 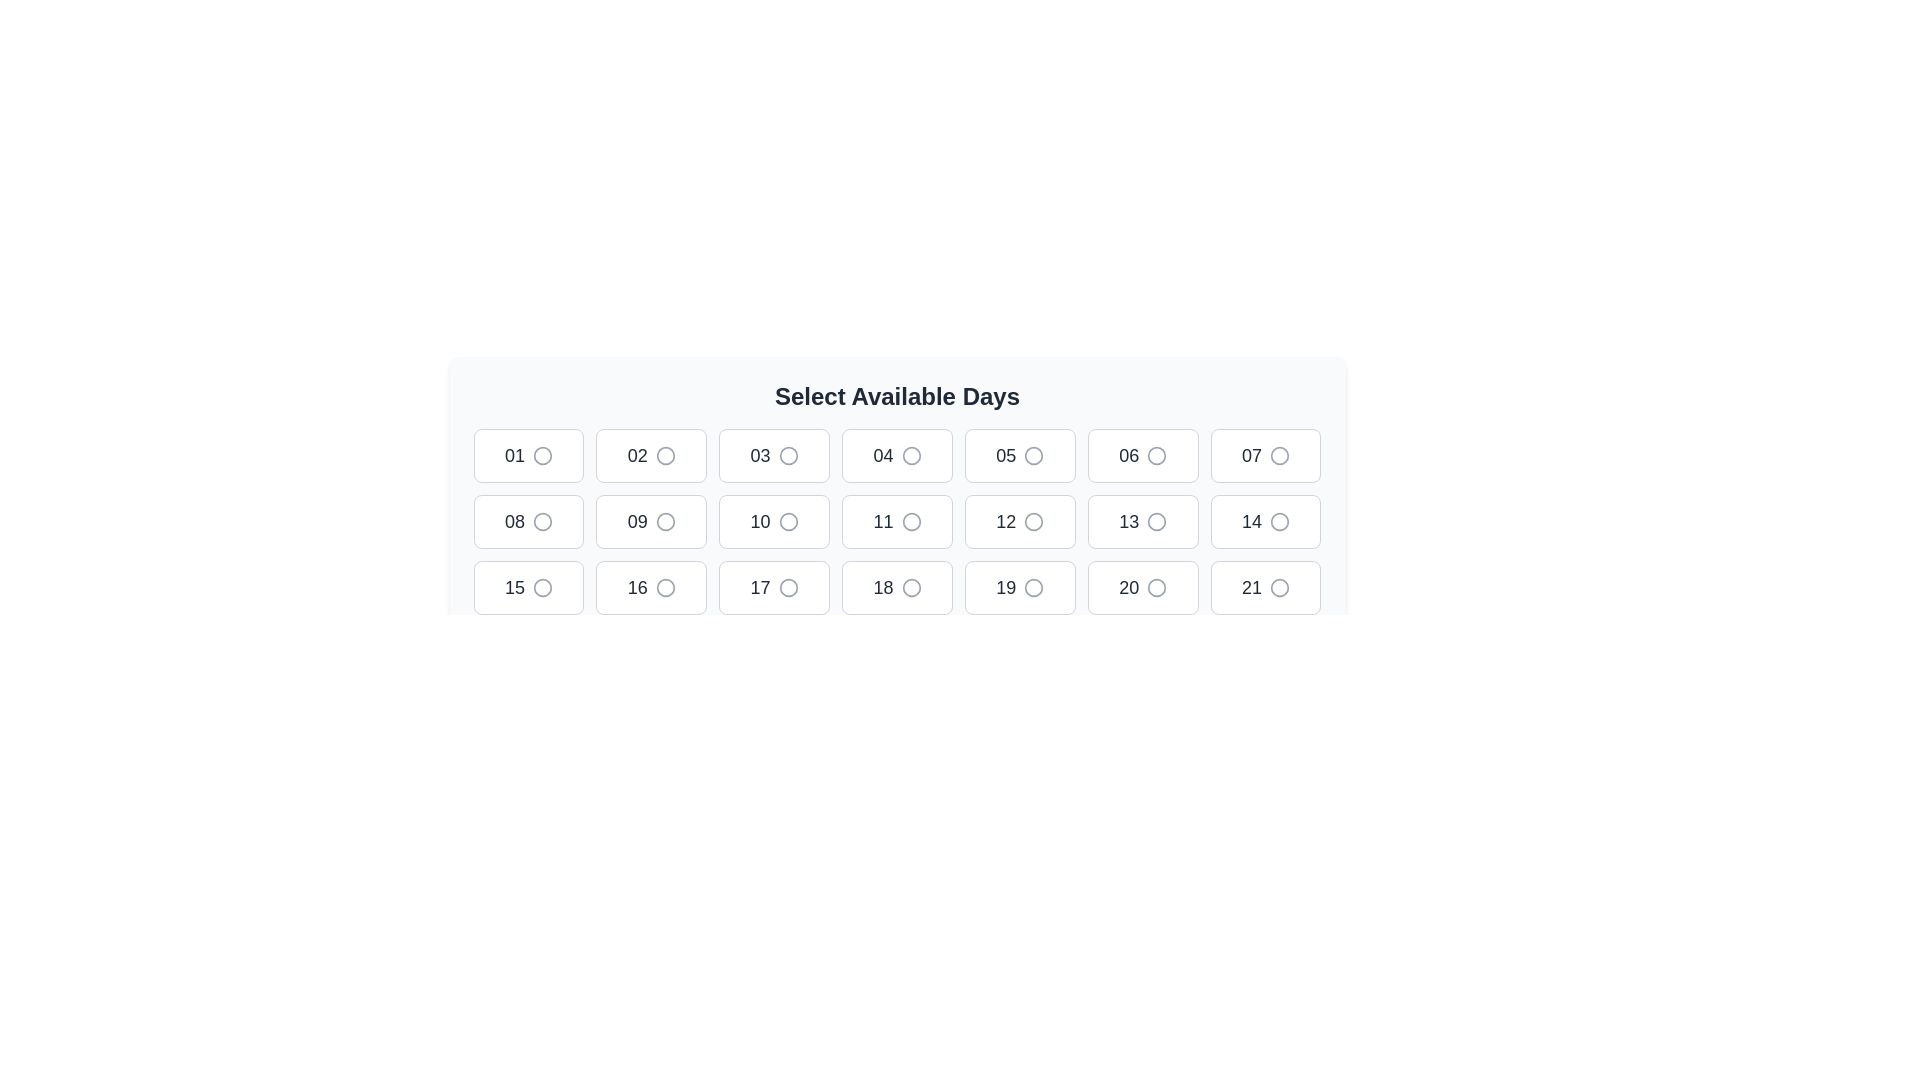 What do you see at coordinates (542, 520) in the screenshot?
I see `the radio button located immediately to the right of the number '08' in the grid layout below the 'Select Available Days' heading` at bounding box center [542, 520].